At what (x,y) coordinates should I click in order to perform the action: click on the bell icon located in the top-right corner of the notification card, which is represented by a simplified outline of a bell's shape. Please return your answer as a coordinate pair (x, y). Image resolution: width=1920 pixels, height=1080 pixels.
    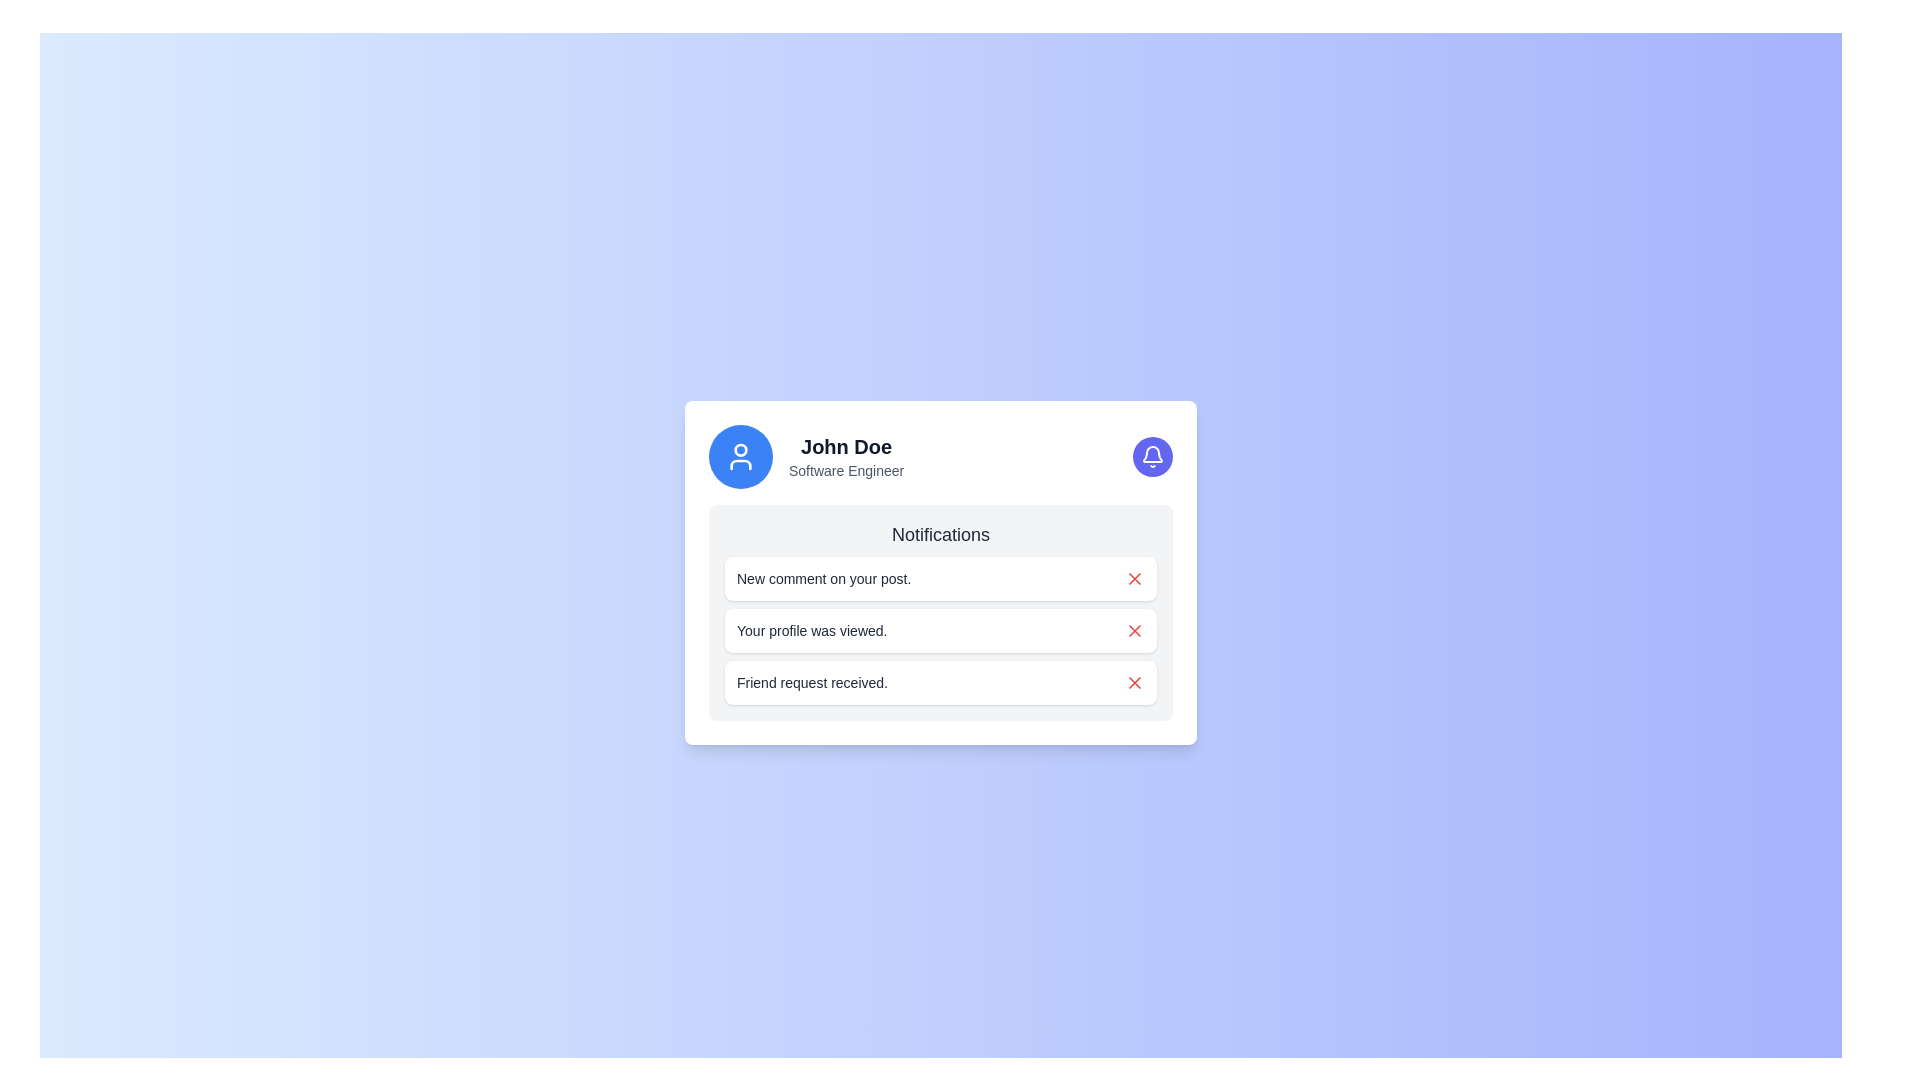
    Looking at the image, I should click on (1152, 454).